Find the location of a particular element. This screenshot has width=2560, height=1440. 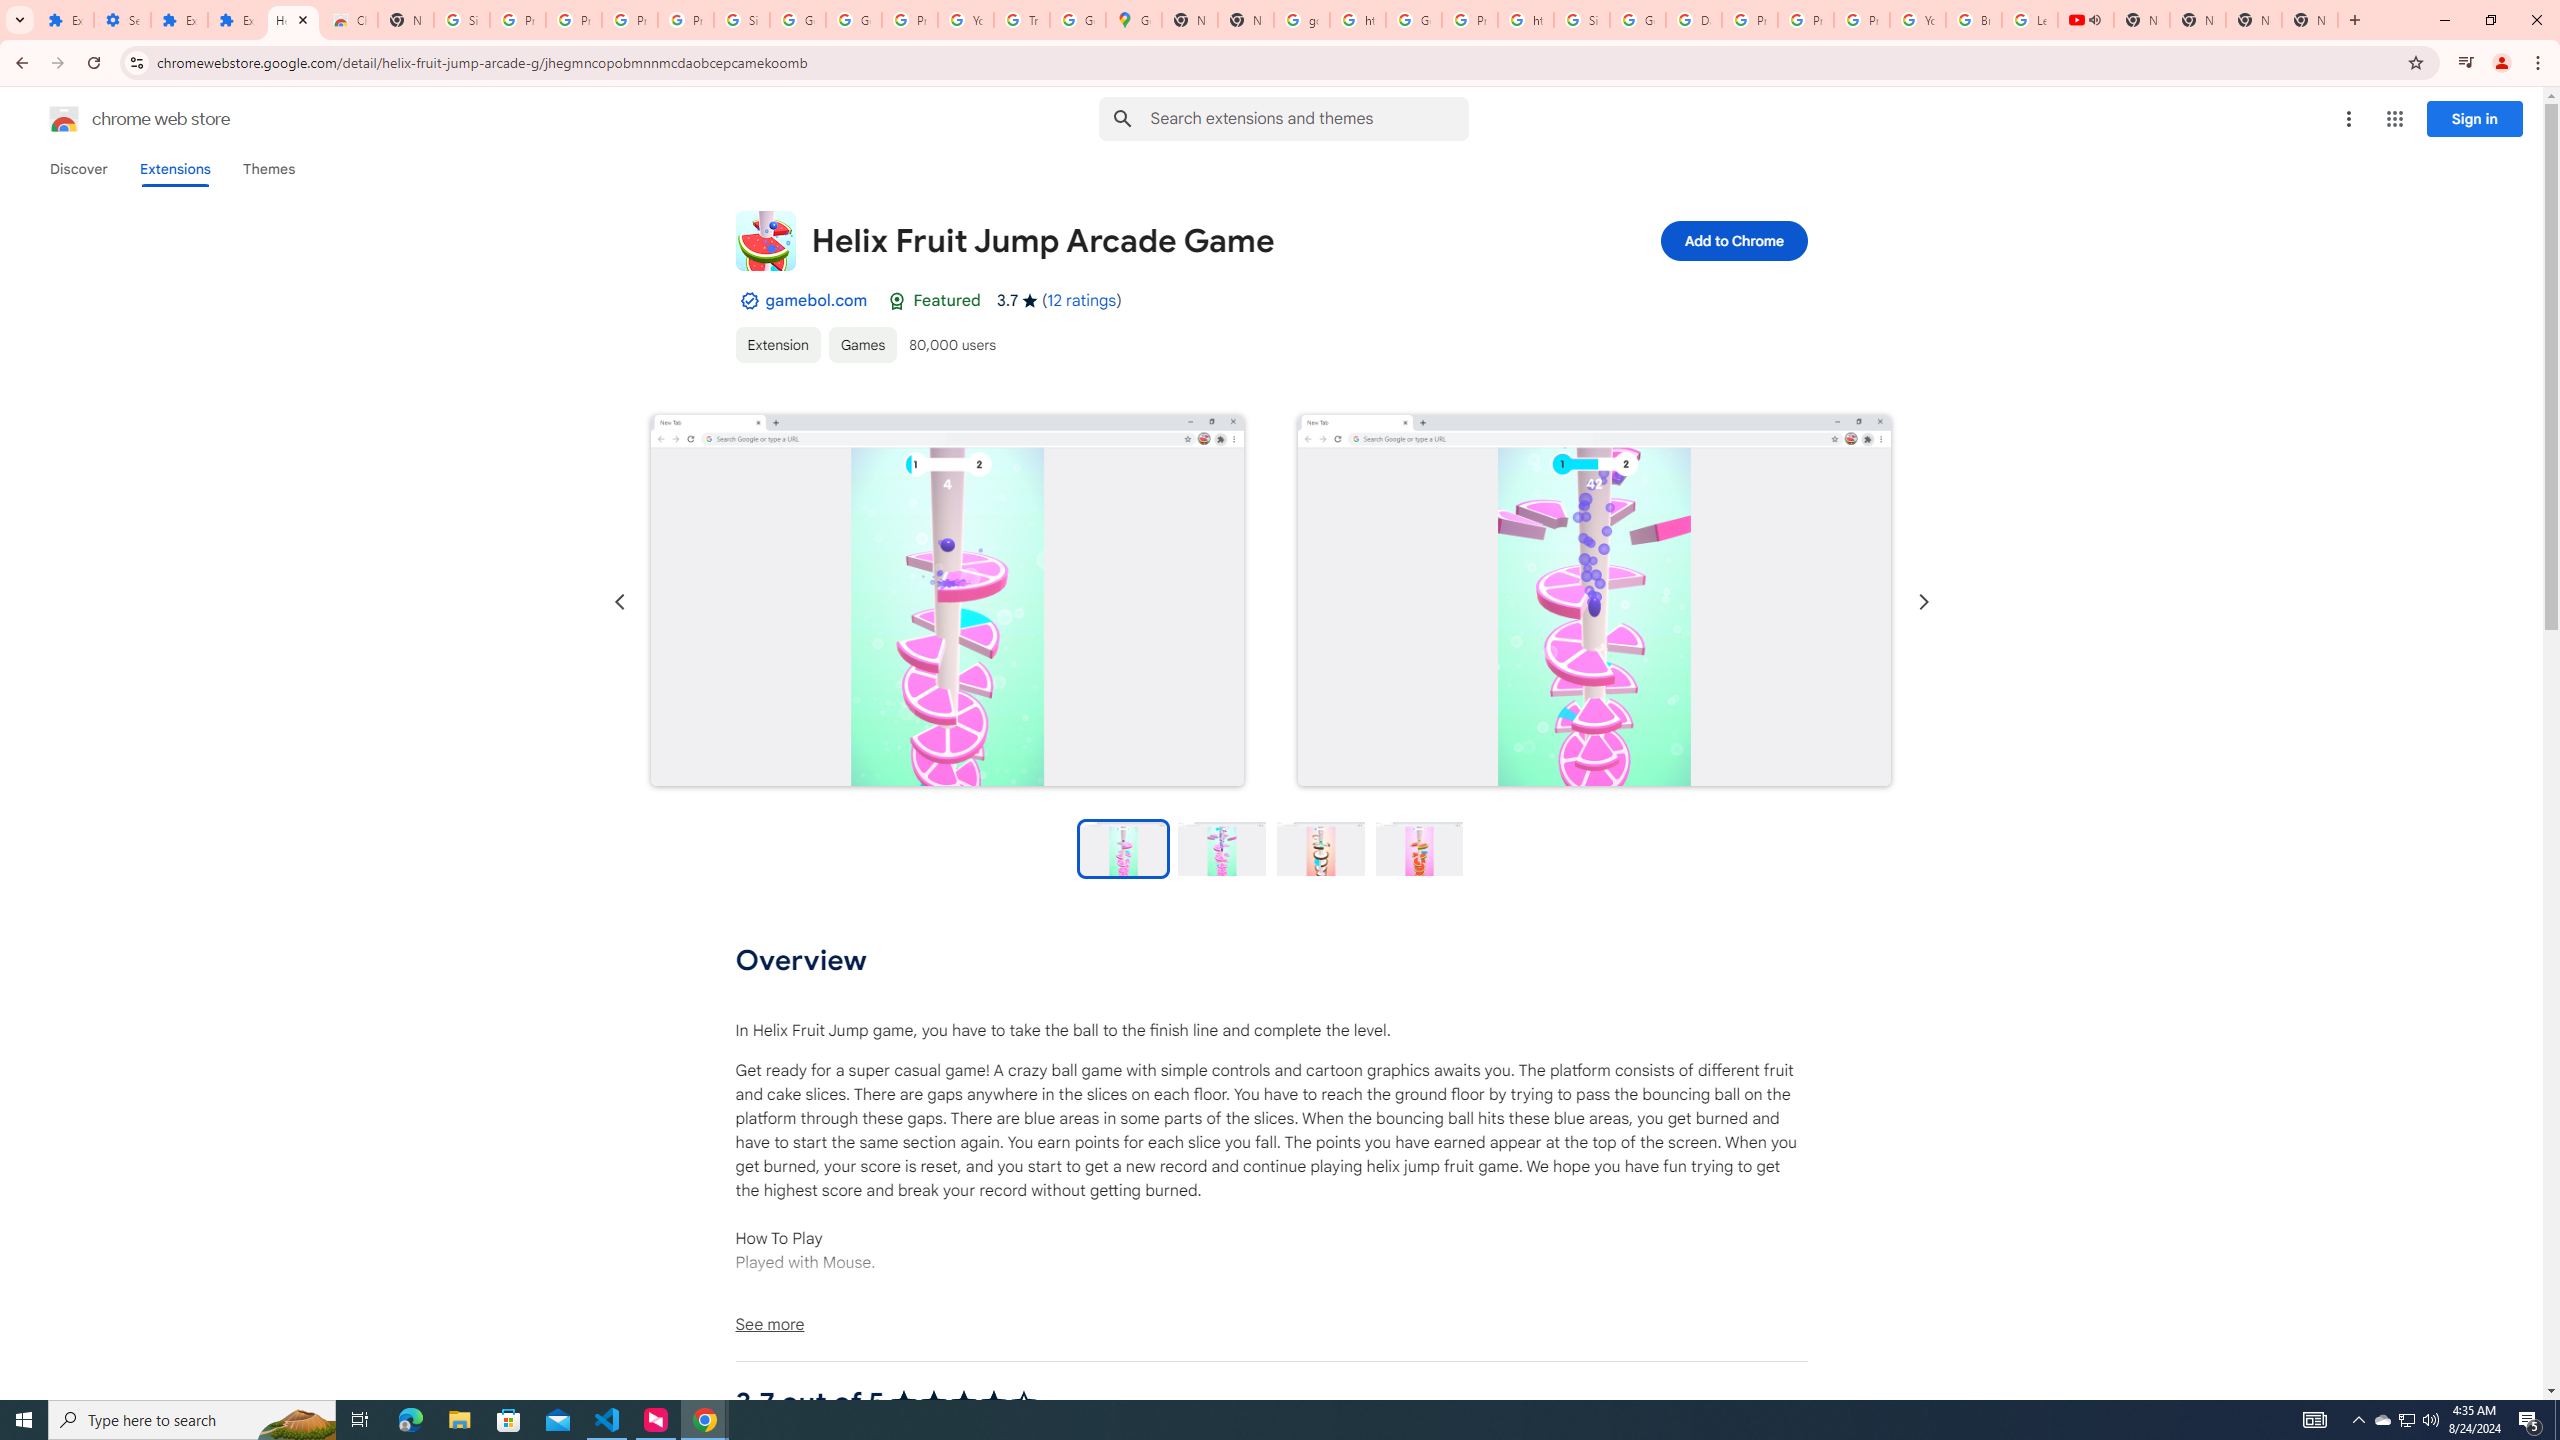

'gamebol.com' is located at coordinates (815, 299).